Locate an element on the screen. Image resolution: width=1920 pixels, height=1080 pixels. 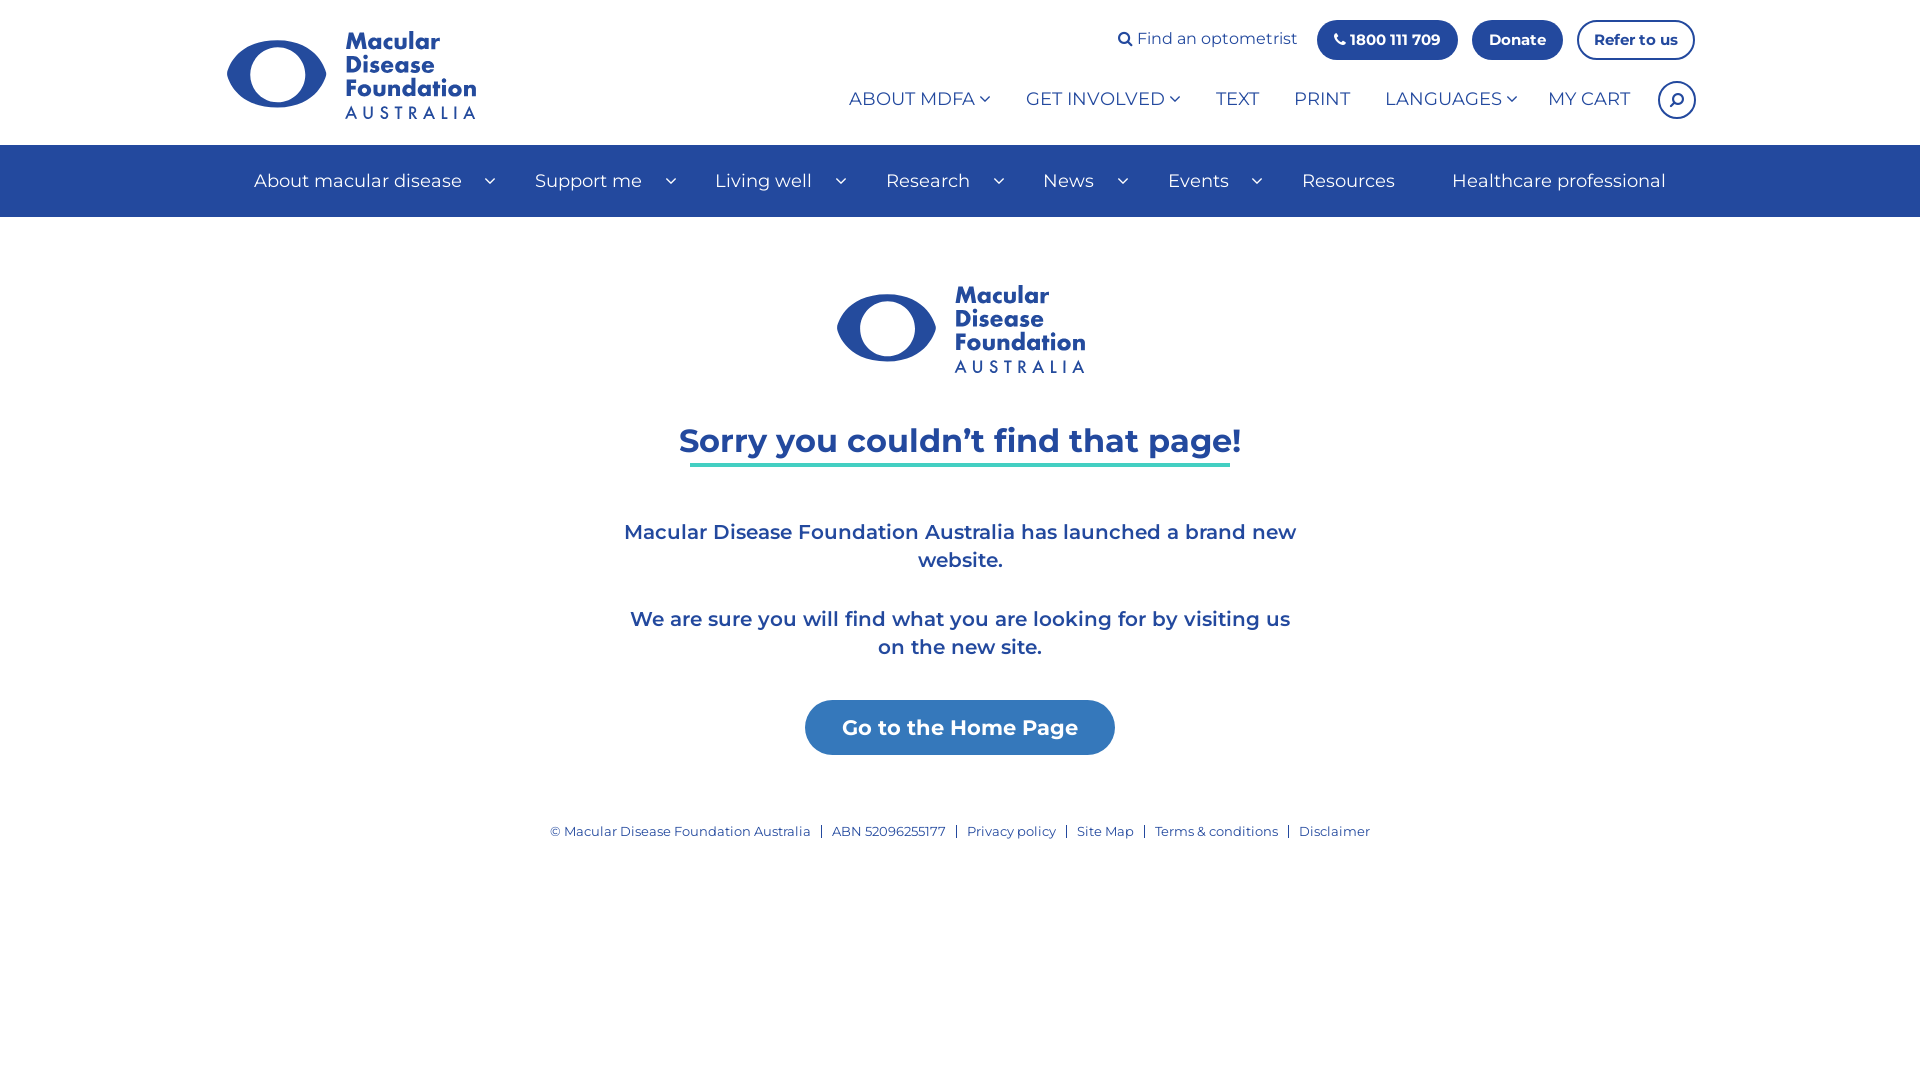
'Living well' is located at coordinates (771, 181).